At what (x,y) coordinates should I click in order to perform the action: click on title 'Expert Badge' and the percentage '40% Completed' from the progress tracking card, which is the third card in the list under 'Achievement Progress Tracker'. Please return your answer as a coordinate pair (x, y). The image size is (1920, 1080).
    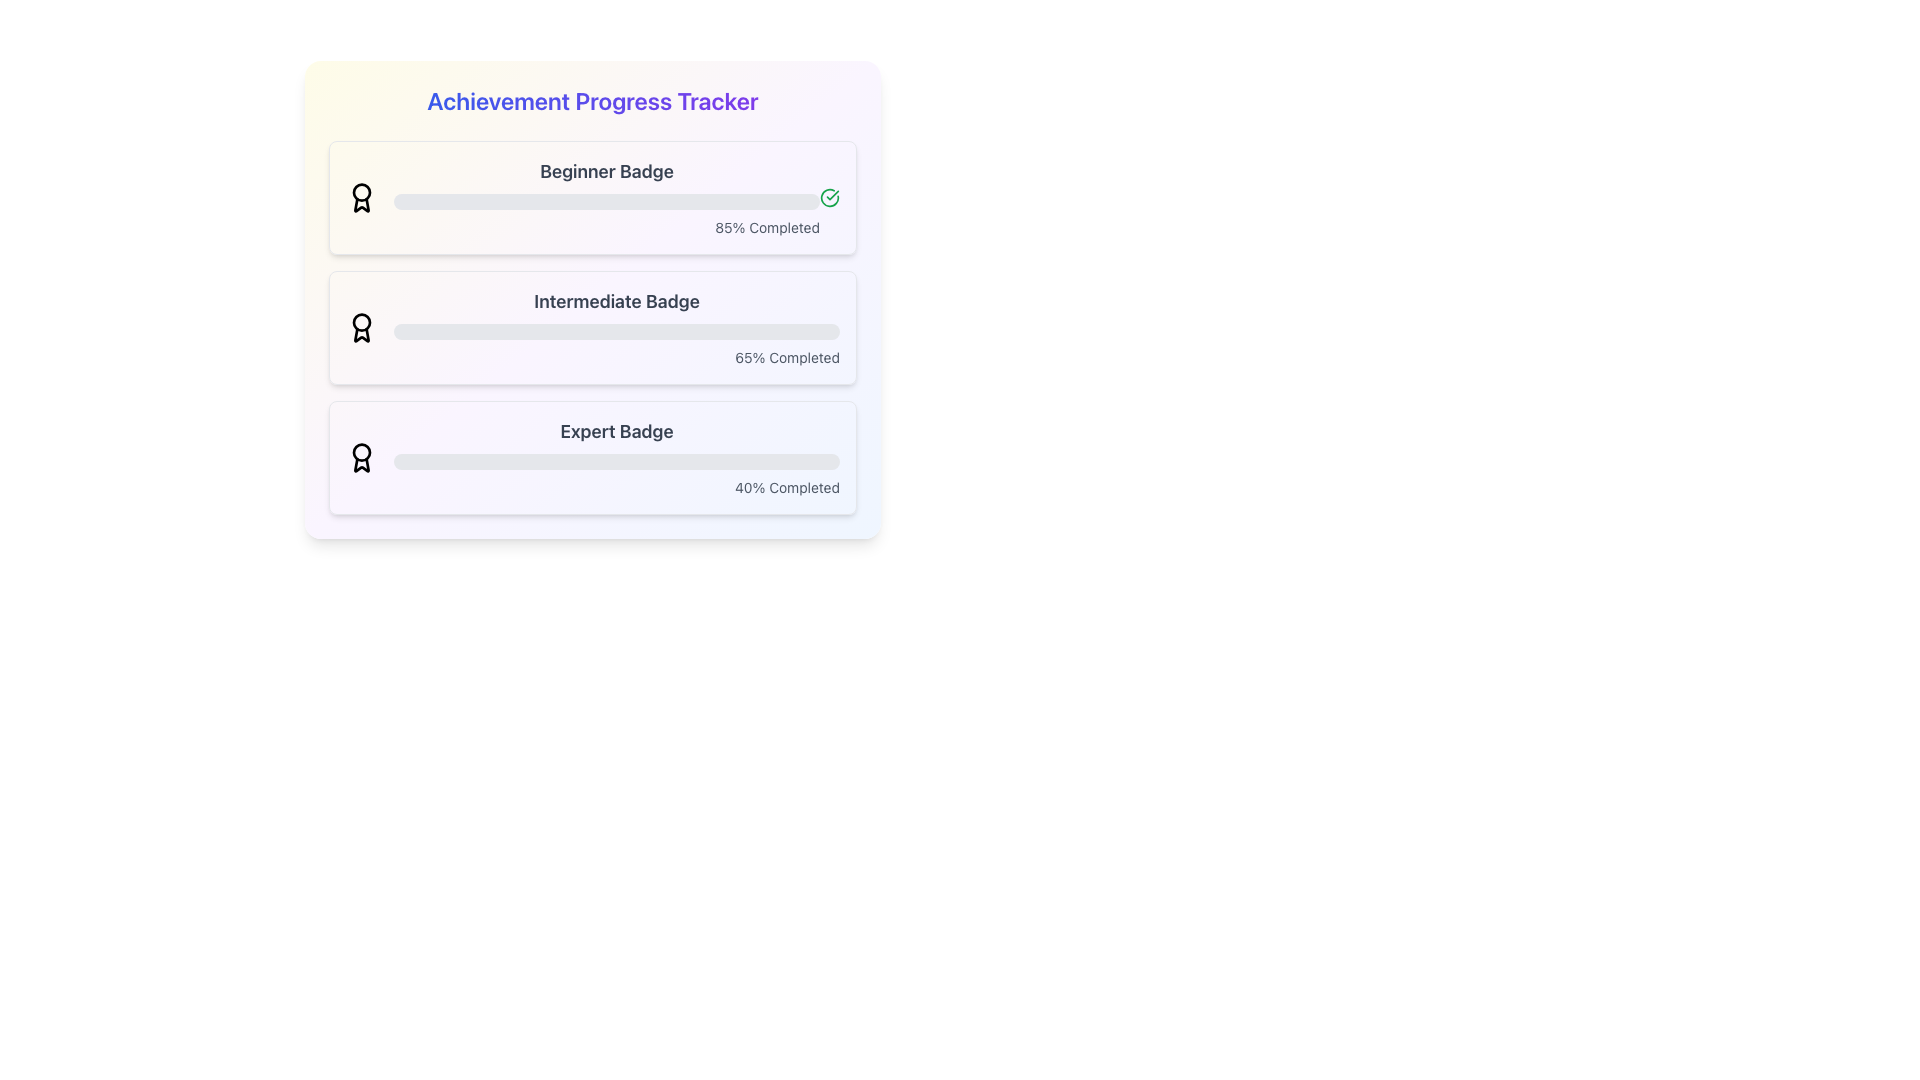
    Looking at the image, I should click on (616, 458).